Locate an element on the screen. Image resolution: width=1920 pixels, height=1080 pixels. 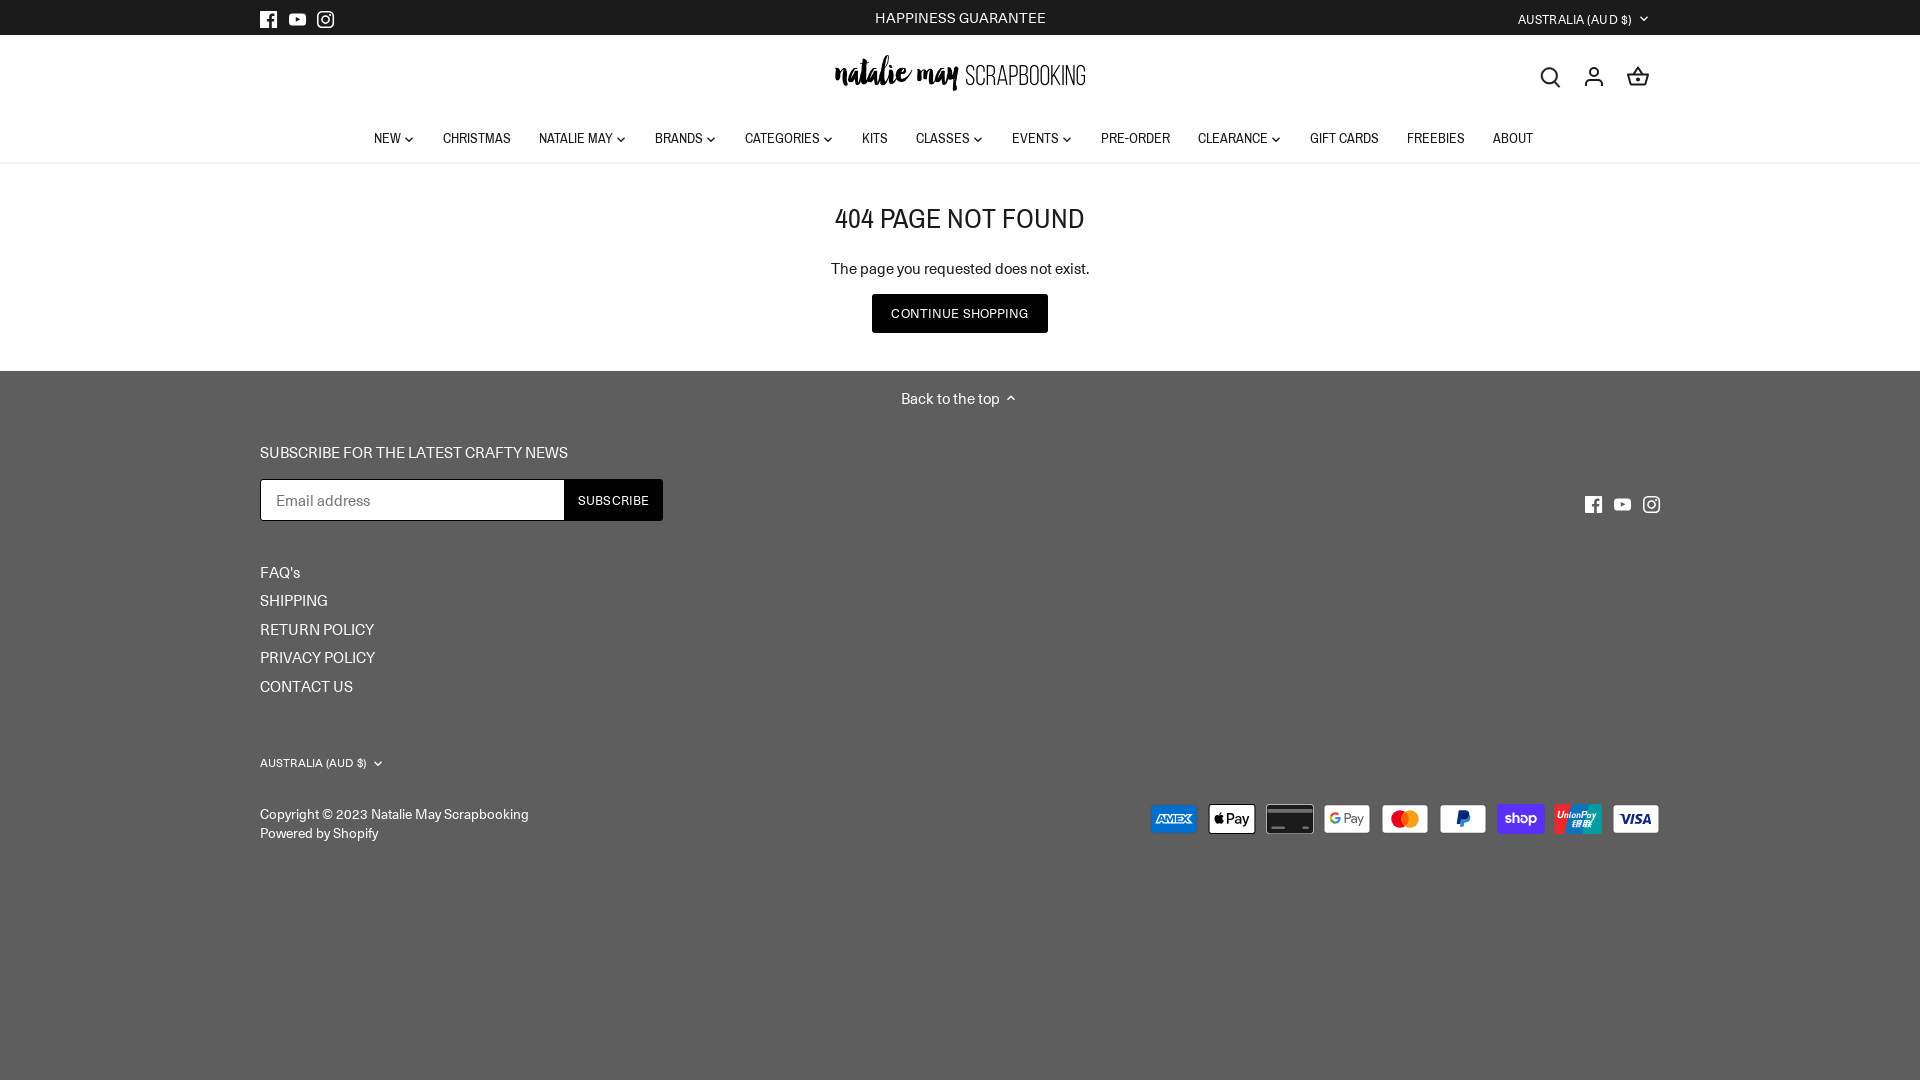
'Back to the top' is located at coordinates (960, 397).